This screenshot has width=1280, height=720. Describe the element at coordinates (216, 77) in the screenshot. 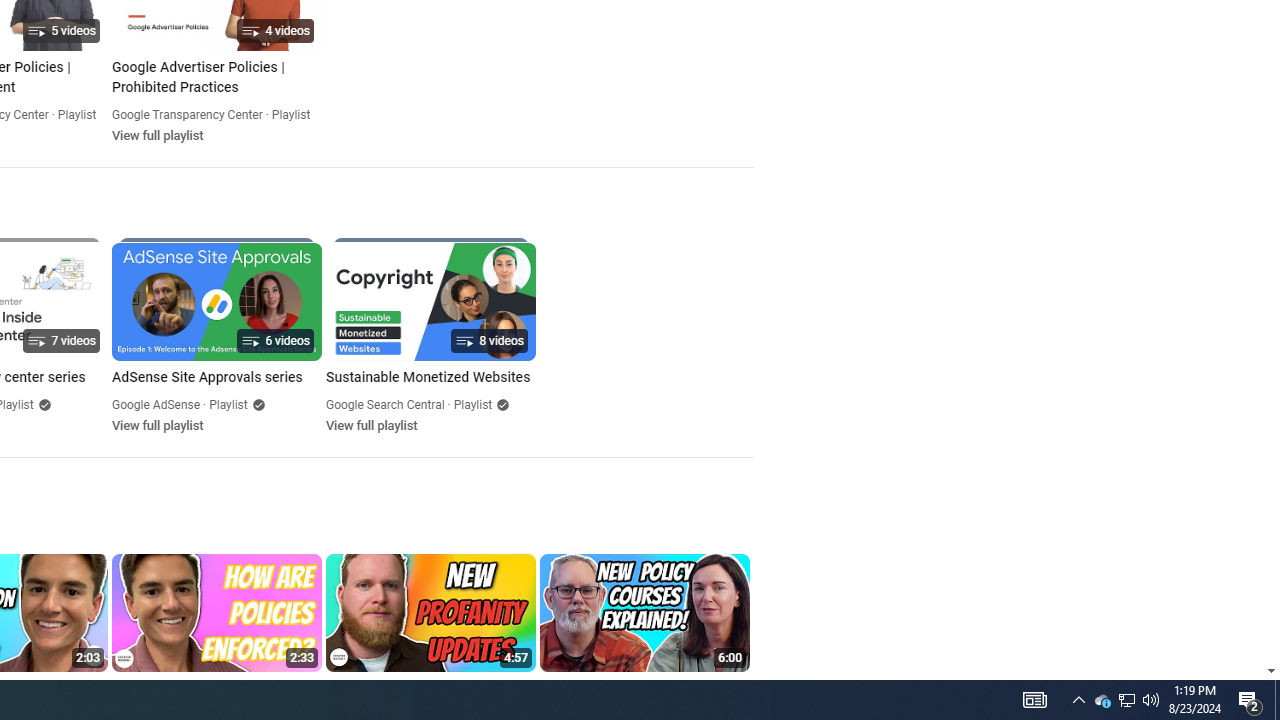

I see `'Google Advertiser Policies | Prohibited Practices'` at that location.